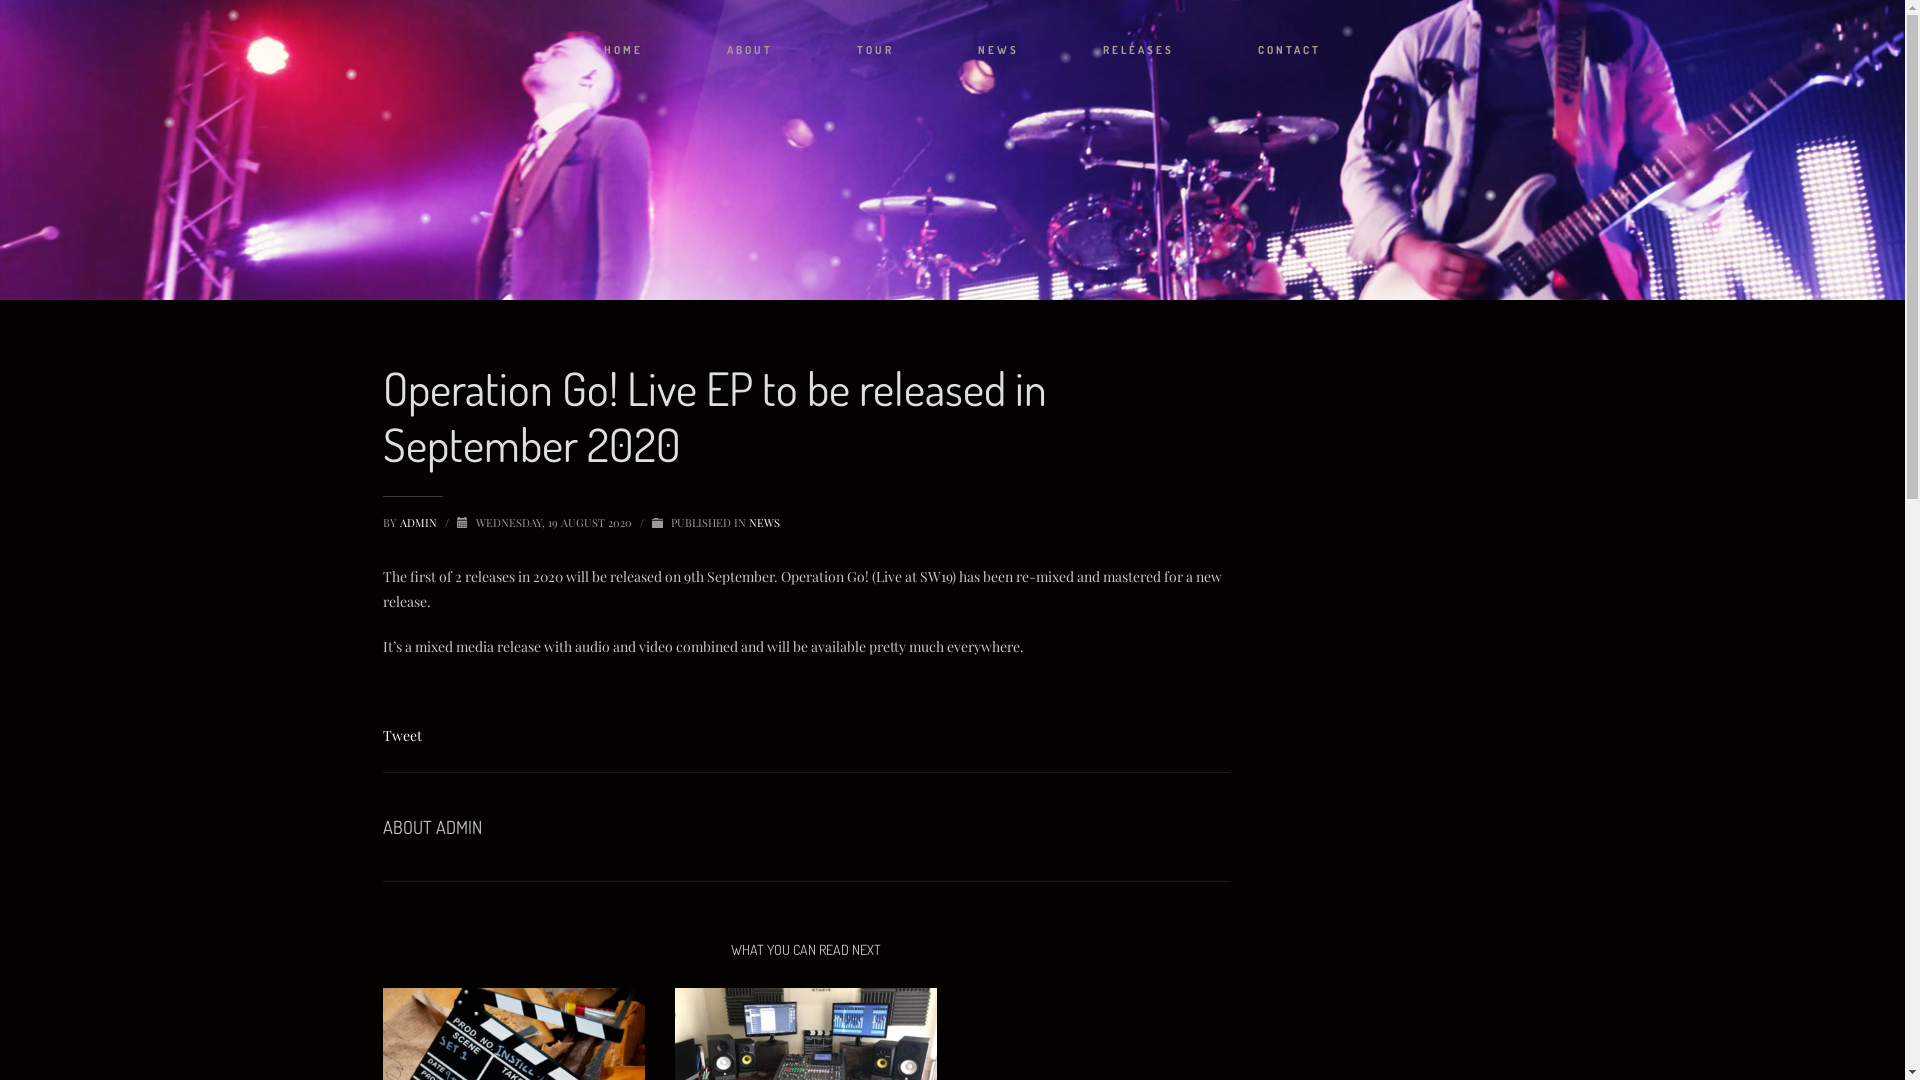  What do you see at coordinates (1289, 49) in the screenshot?
I see `'CONTACT'` at bounding box center [1289, 49].